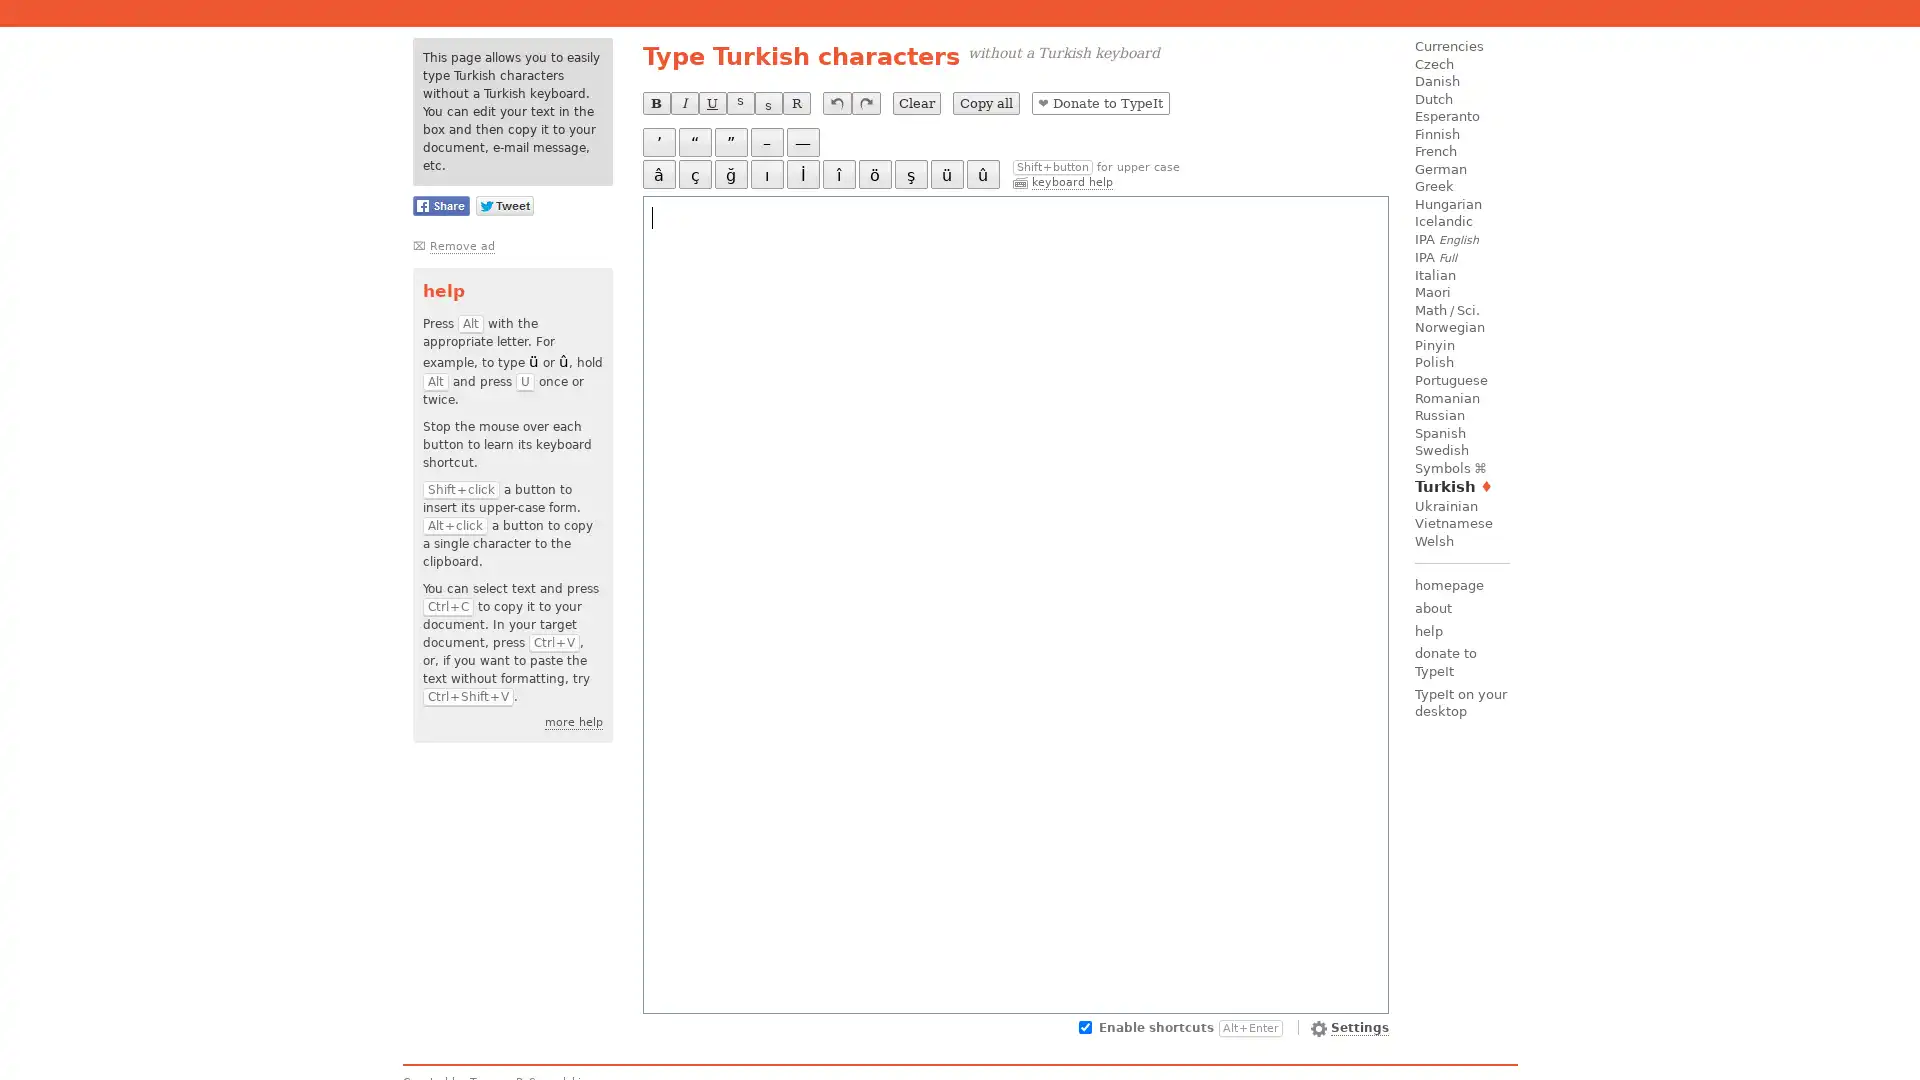 Image resolution: width=1920 pixels, height=1080 pixels. What do you see at coordinates (504, 205) in the screenshot?
I see `Share this page on Twitter` at bounding box center [504, 205].